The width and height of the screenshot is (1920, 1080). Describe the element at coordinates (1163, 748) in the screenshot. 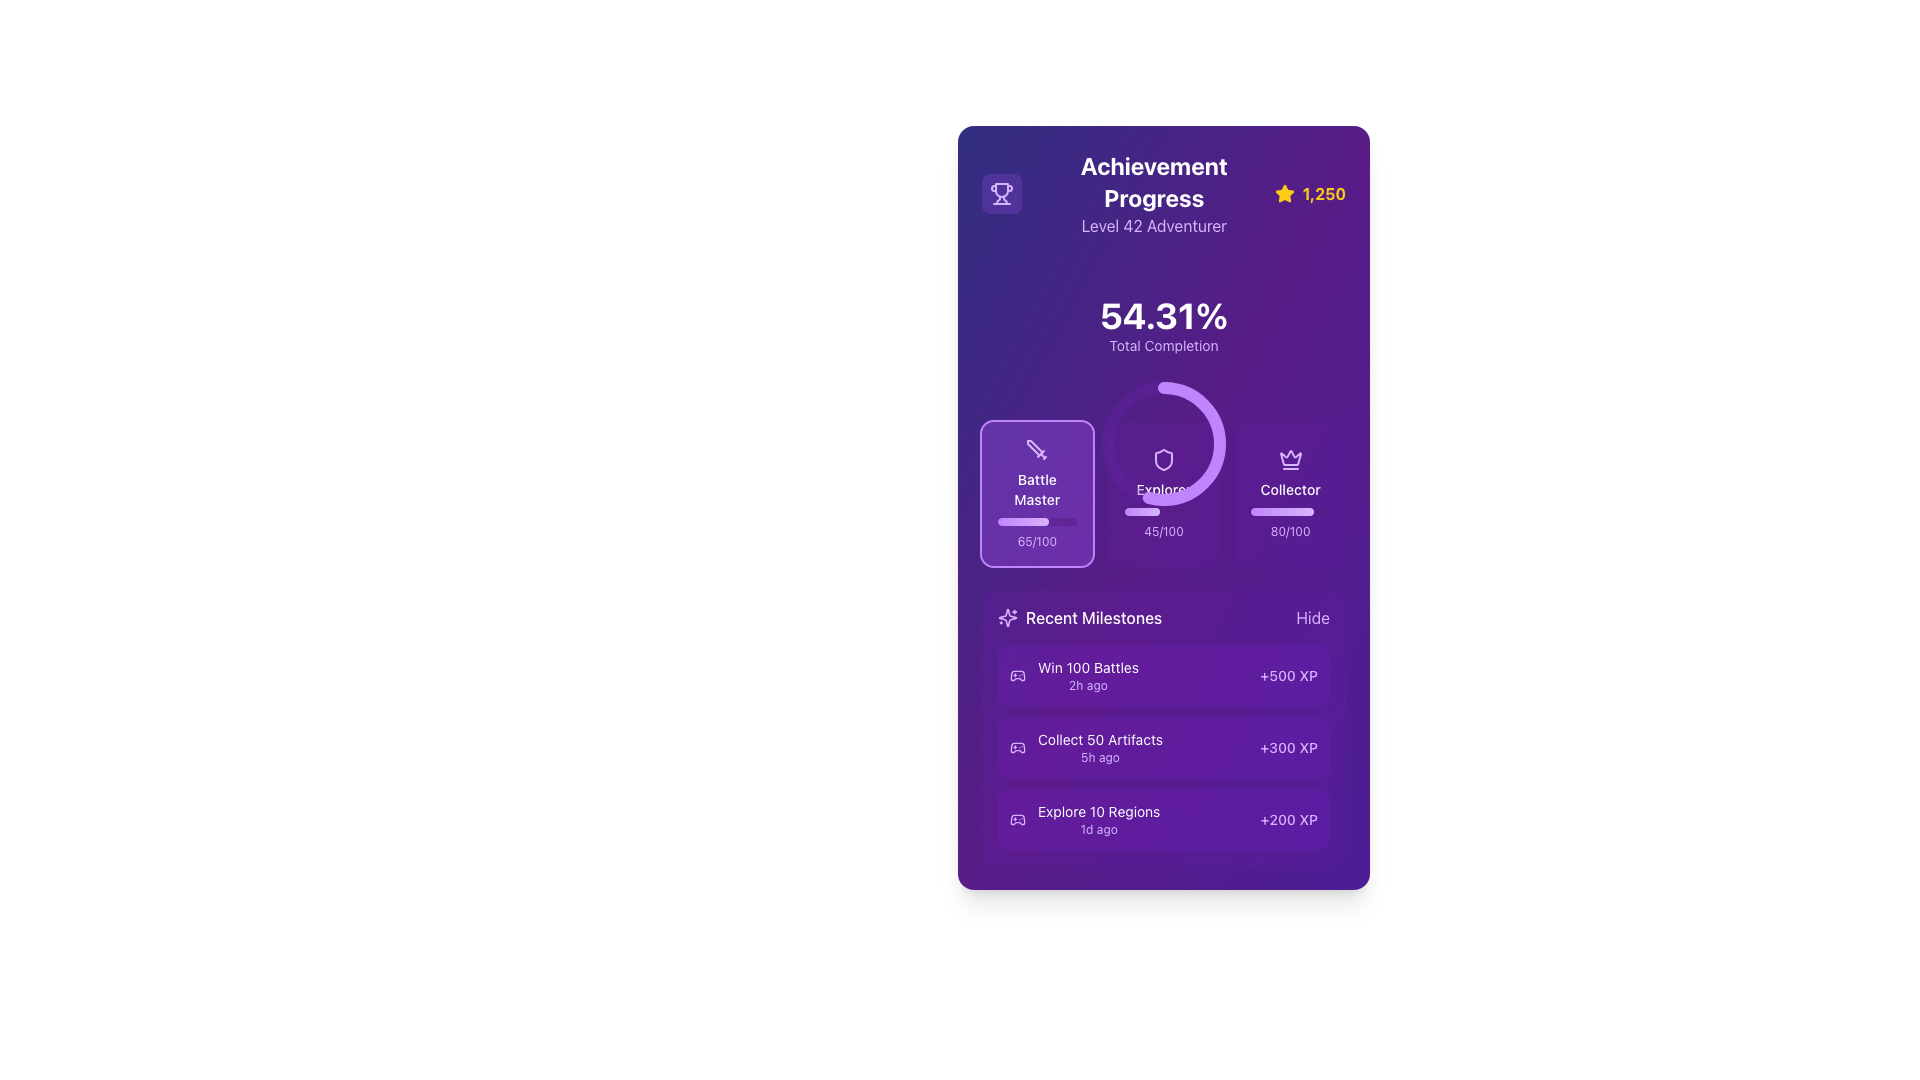

I see `the second milestone card in the 'Recent Milestones' list, which indicates 'Collect 50 Artifacts' with a completion time of '5h ago' and a reward of '+300 XP'` at that location.